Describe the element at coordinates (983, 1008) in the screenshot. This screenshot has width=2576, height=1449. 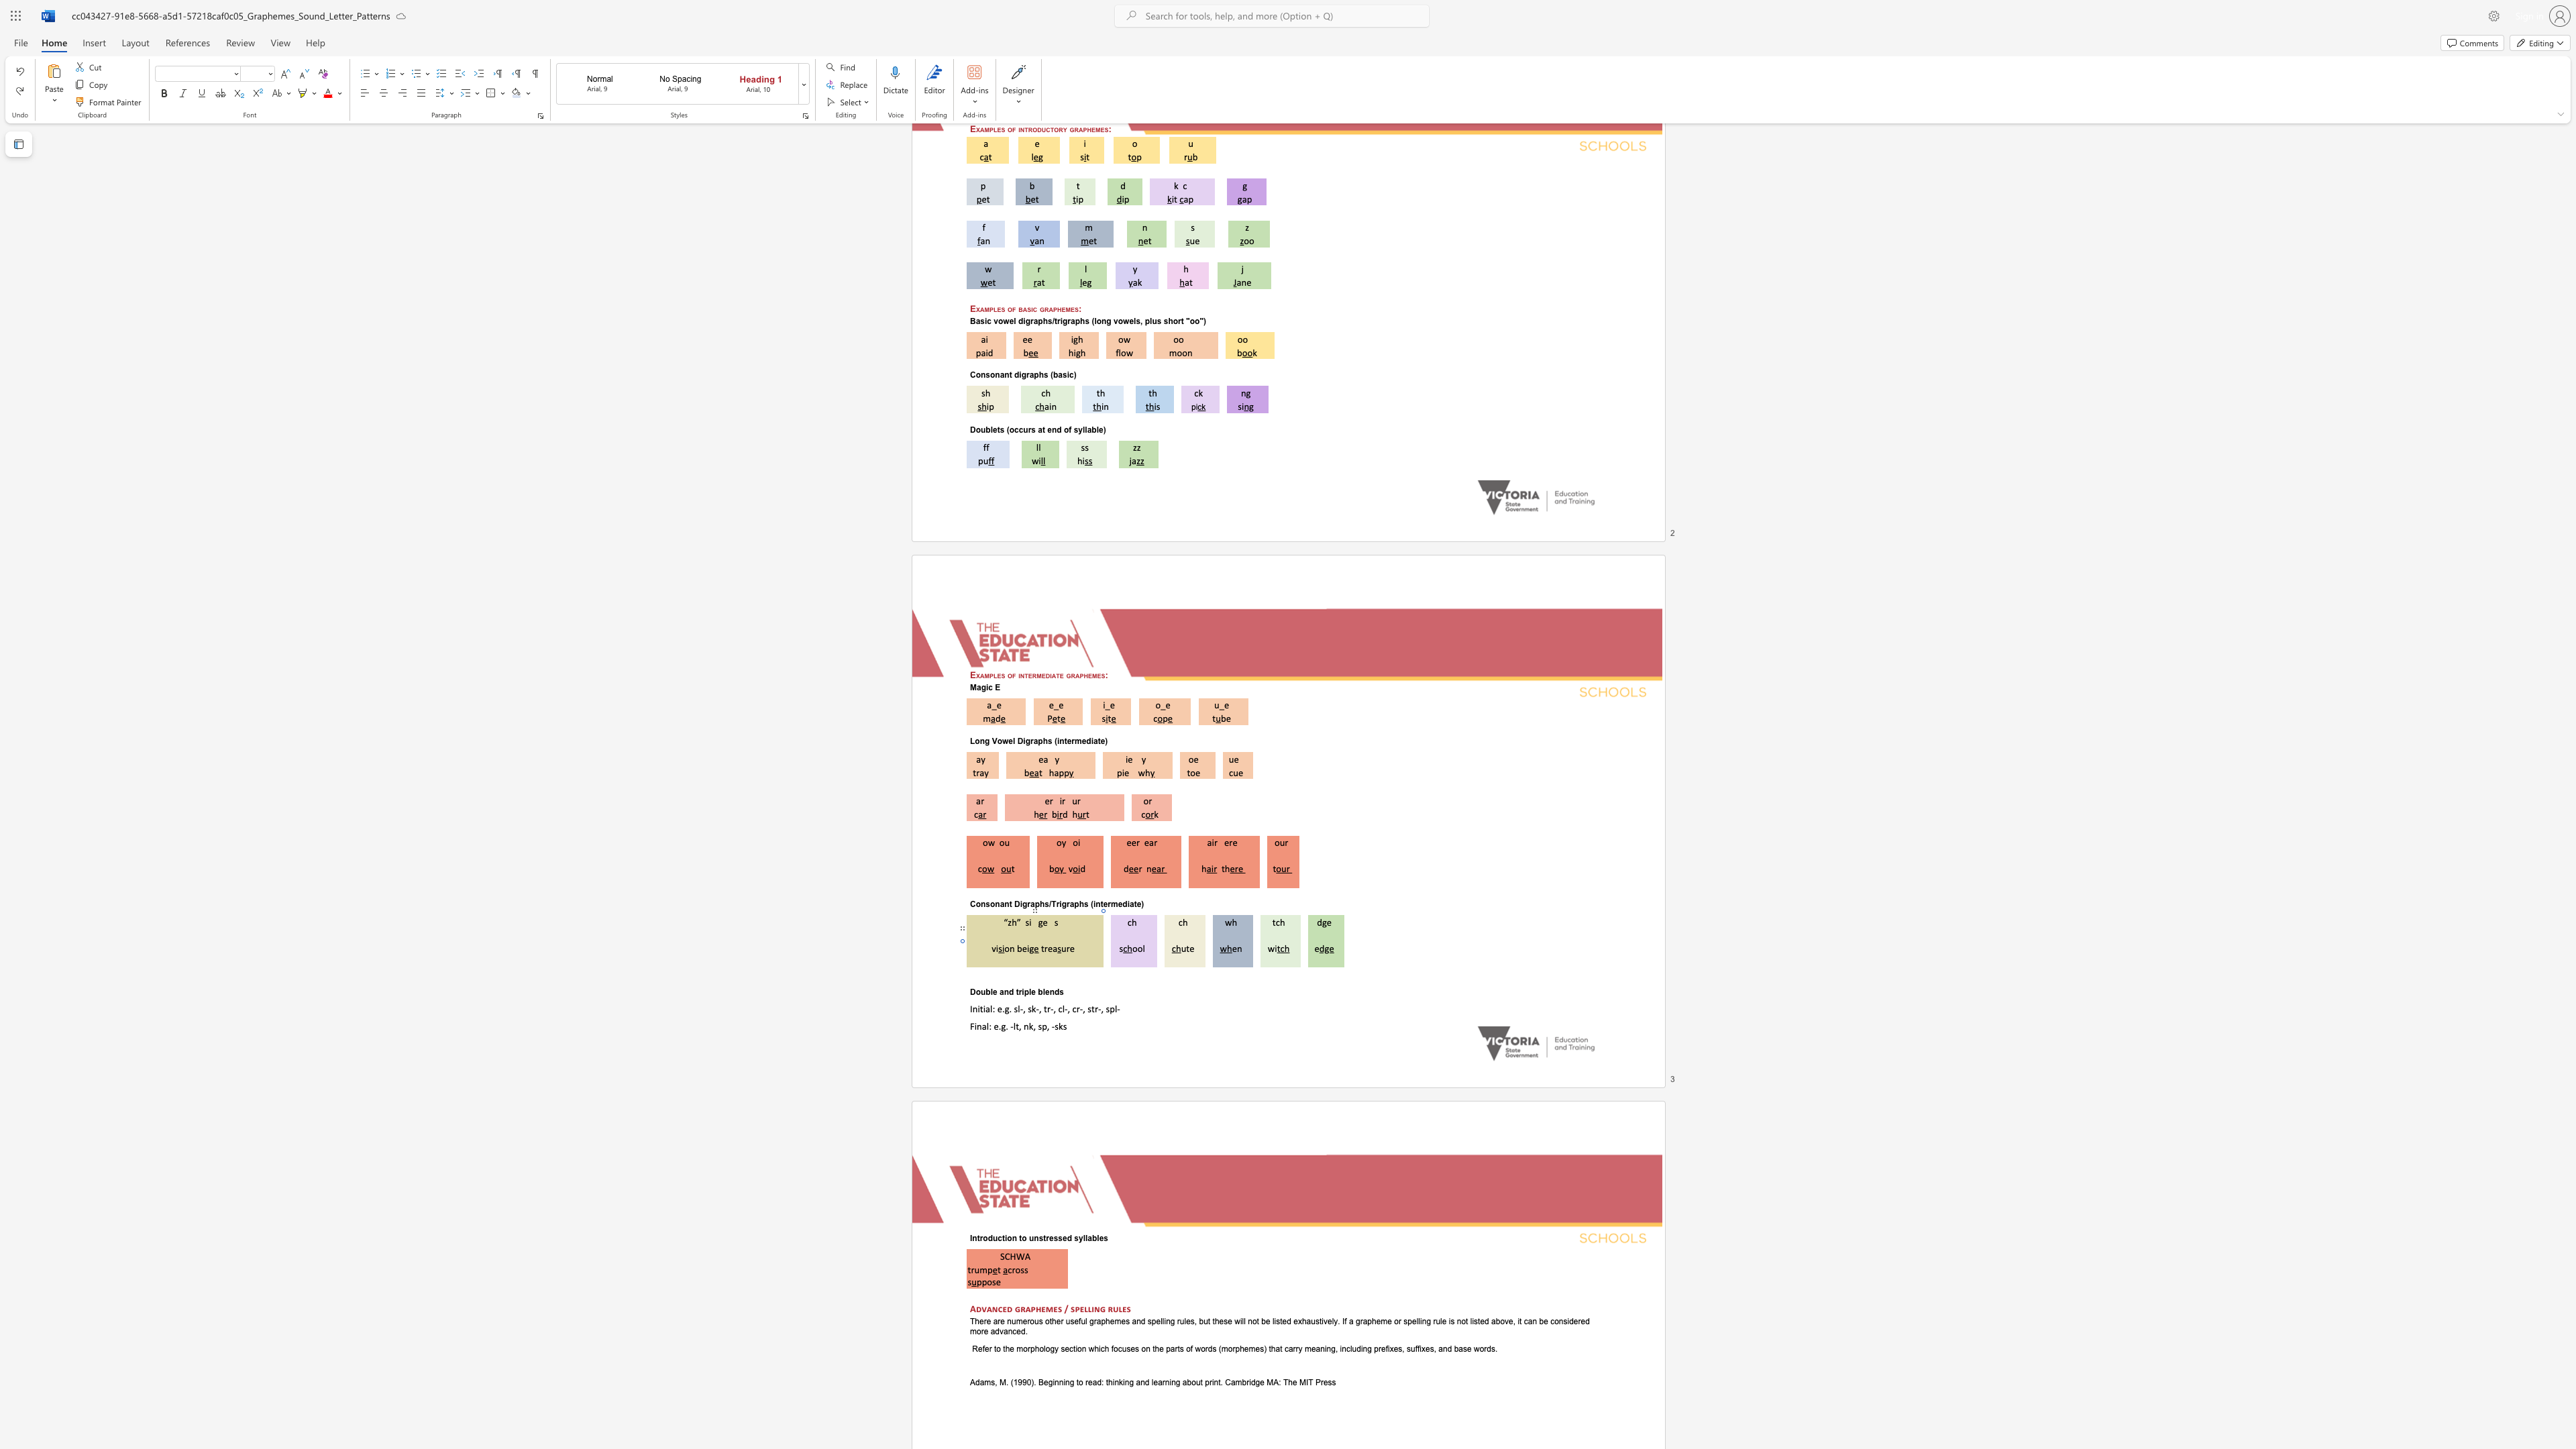
I see `the space between the continuous character "t" and "i" in the text` at that location.